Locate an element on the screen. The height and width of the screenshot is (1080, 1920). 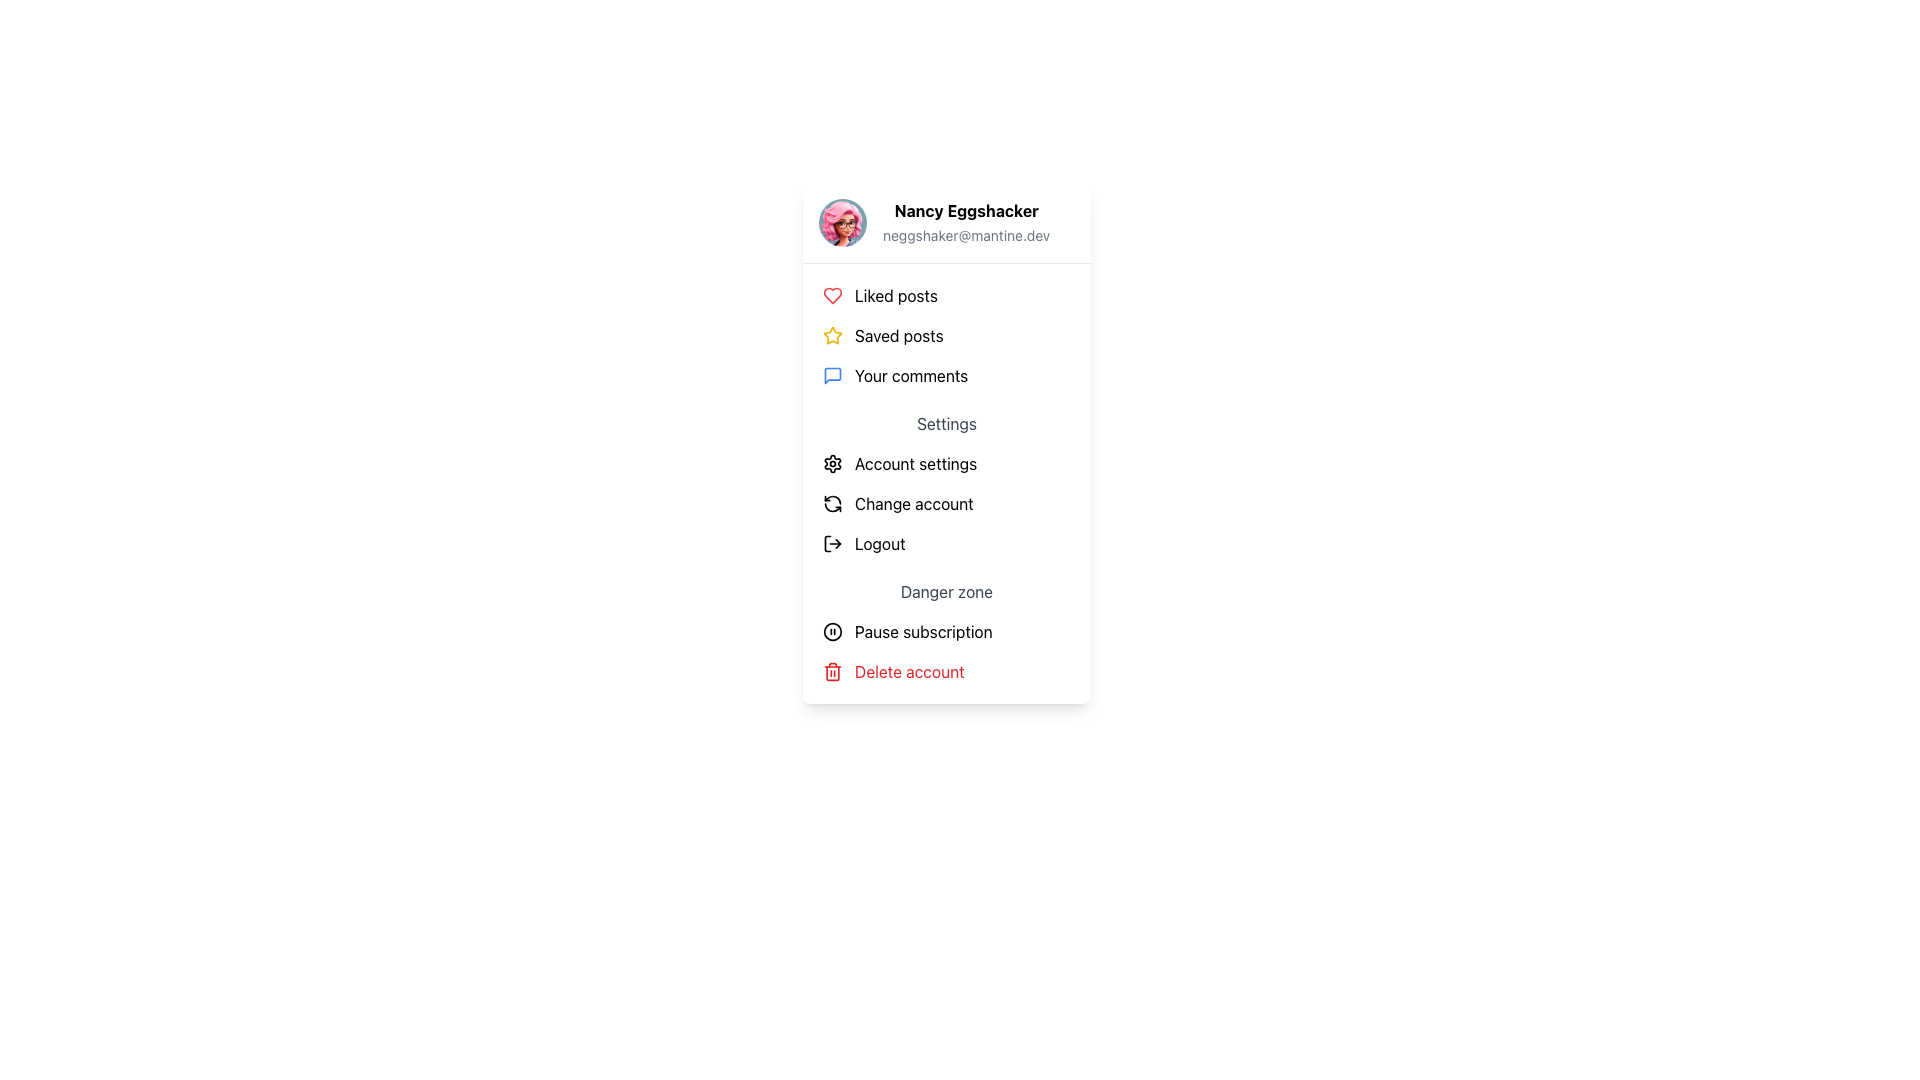
the text label that indicates the action to permanently delete the user's account, located under the 'Danger zone' section, following 'Pause subscription' is located at coordinates (908, 671).